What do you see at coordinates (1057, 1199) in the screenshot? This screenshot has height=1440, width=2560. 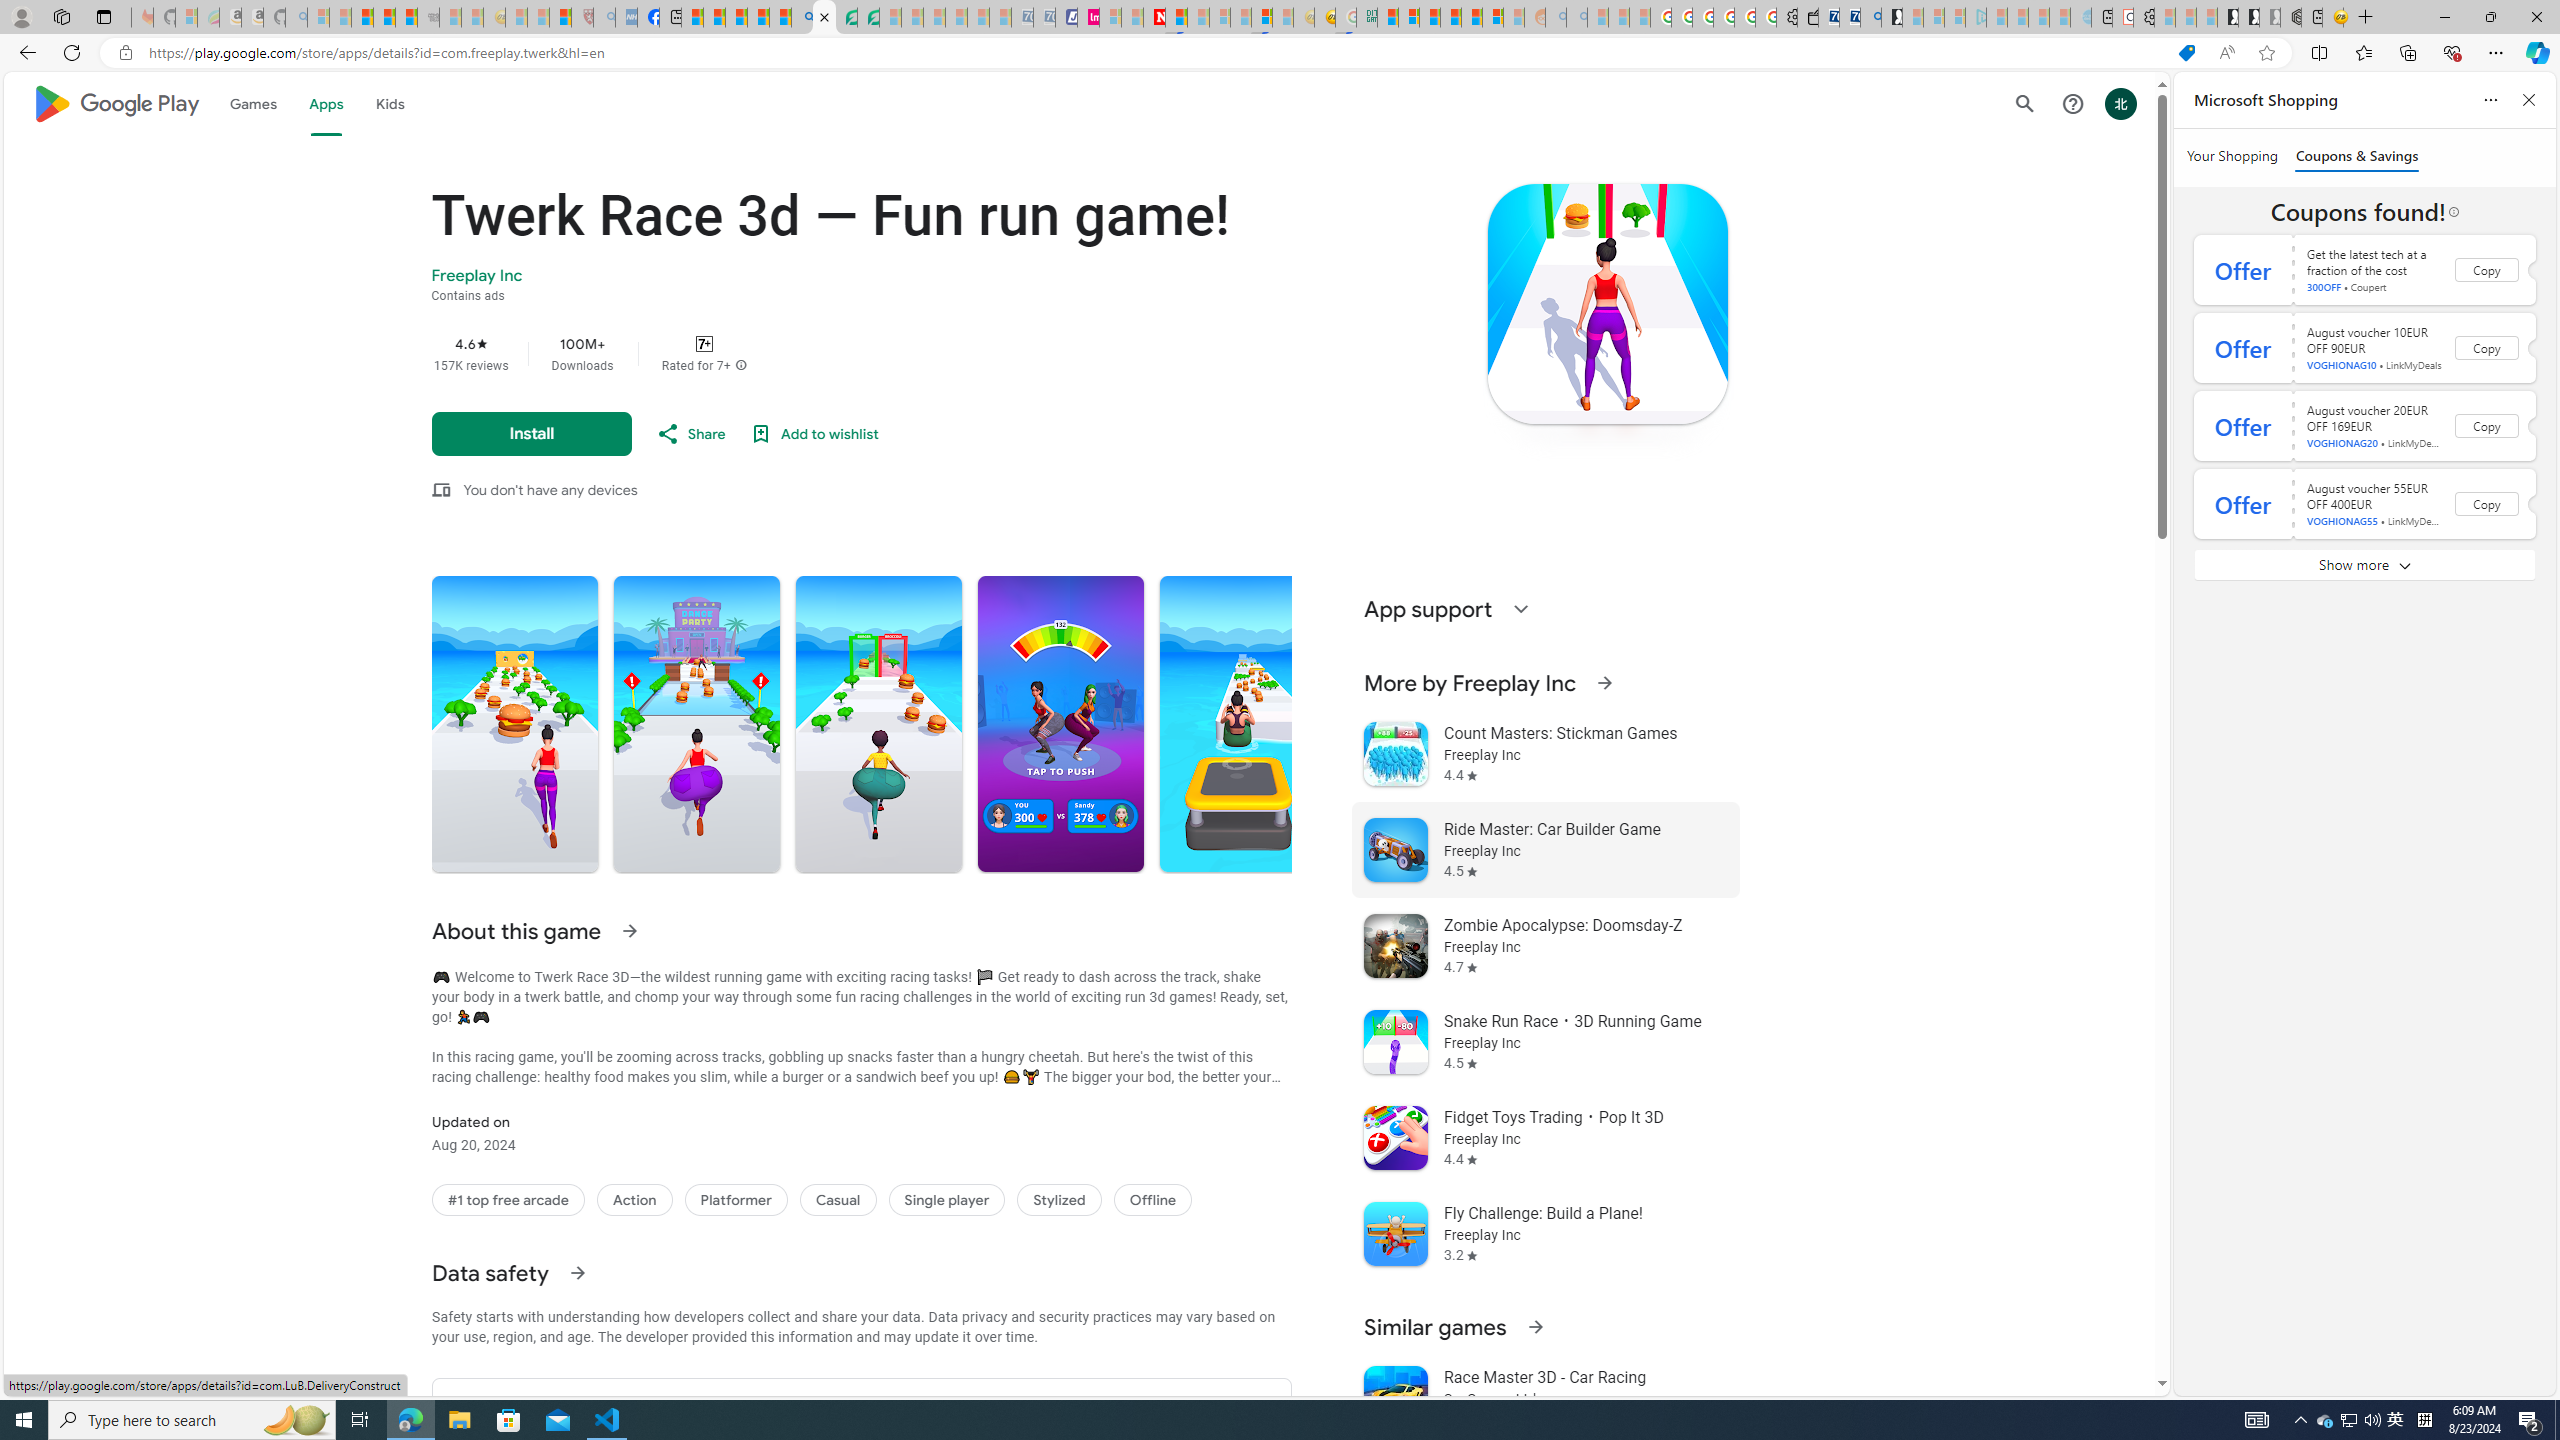 I see `'Stylized'` at bounding box center [1057, 1199].